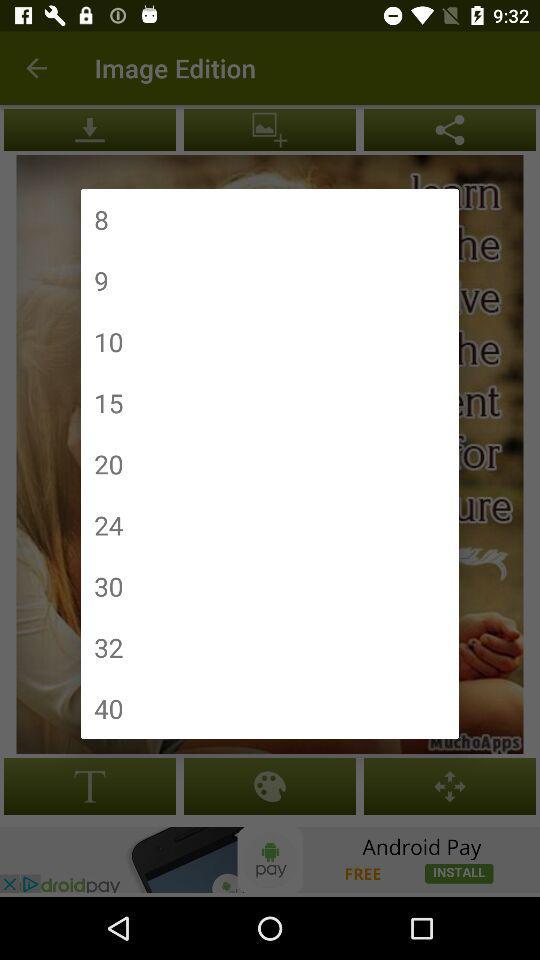  What do you see at coordinates (108, 646) in the screenshot?
I see `the item below 30 icon` at bounding box center [108, 646].